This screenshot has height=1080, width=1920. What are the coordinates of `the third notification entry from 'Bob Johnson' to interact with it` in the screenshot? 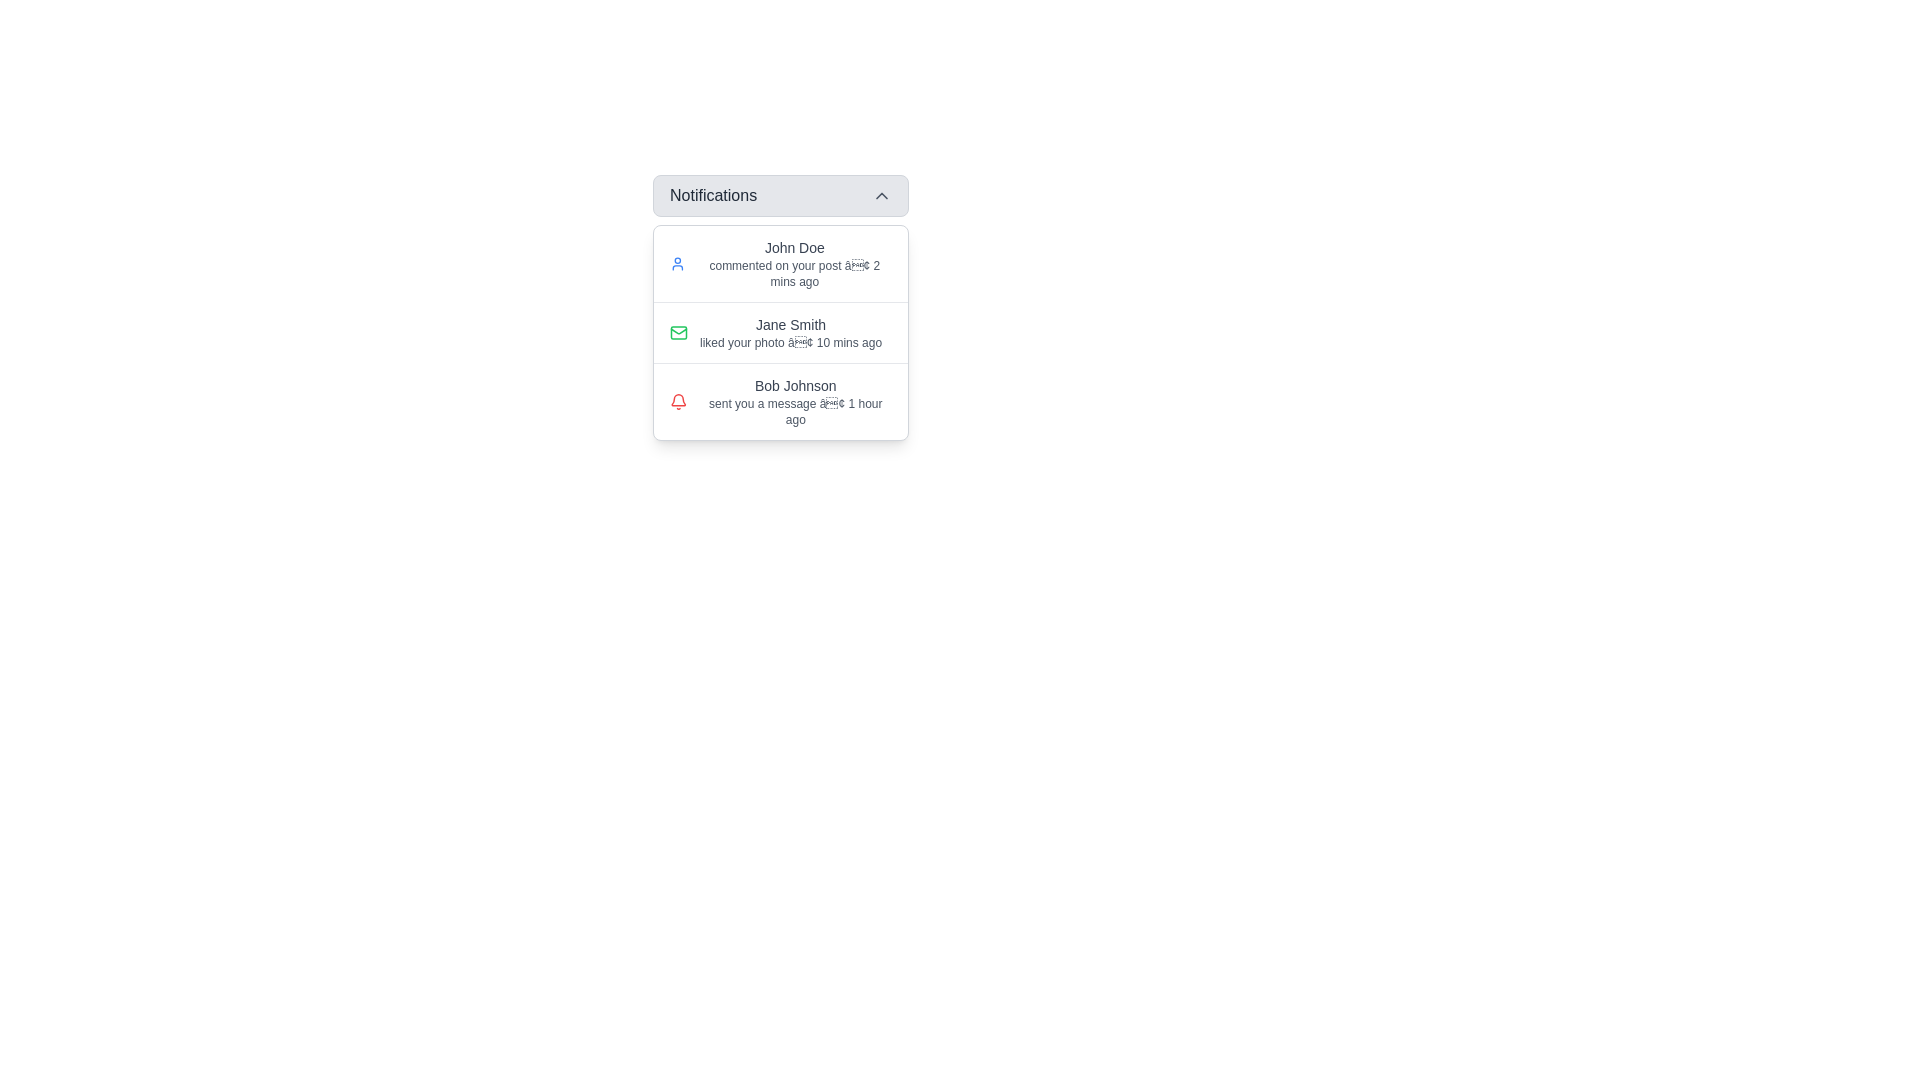 It's located at (794, 401).